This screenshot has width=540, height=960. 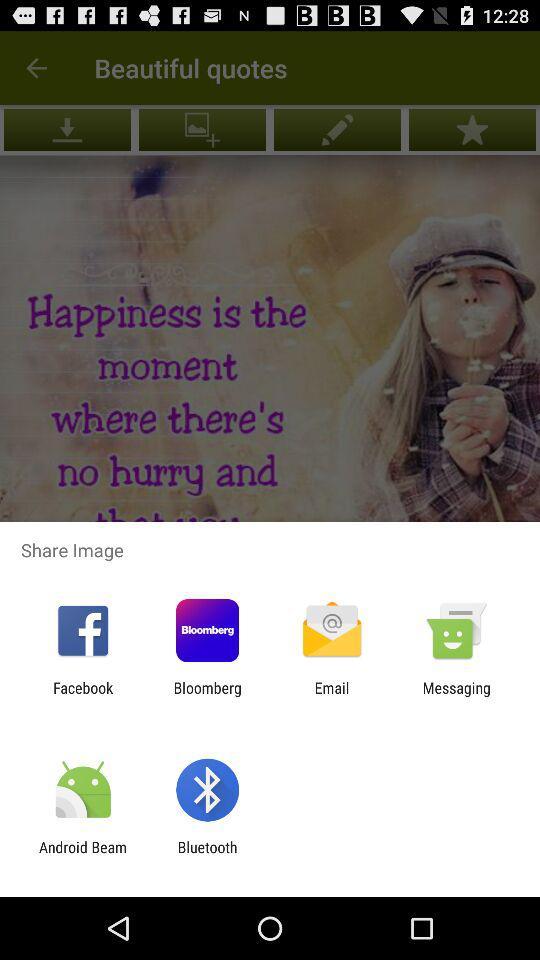 What do you see at coordinates (206, 696) in the screenshot?
I see `bloomberg icon` at bounding box center [206, 696].